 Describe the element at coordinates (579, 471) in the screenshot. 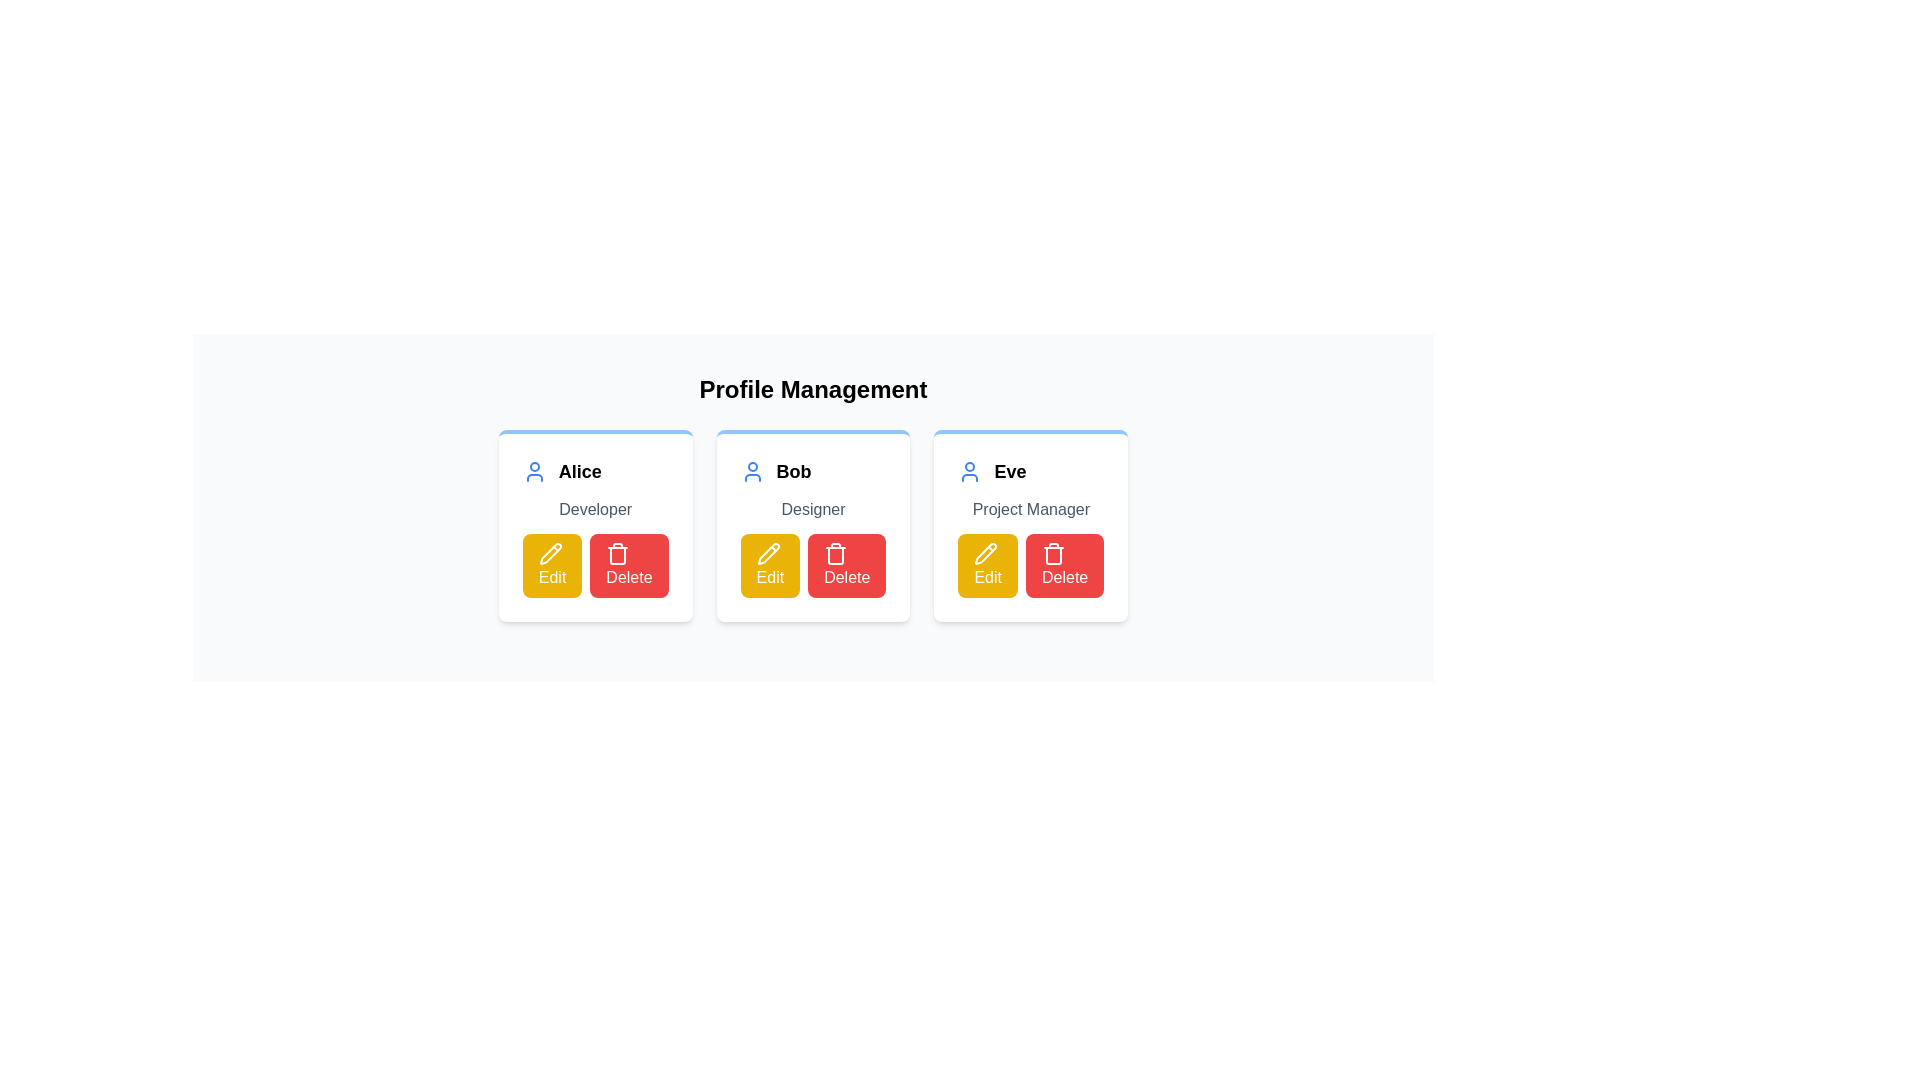

I see `the static text displaying the user name 'Alice' in the user profile card, which is located centrally above the label 'Developer'` at that location.